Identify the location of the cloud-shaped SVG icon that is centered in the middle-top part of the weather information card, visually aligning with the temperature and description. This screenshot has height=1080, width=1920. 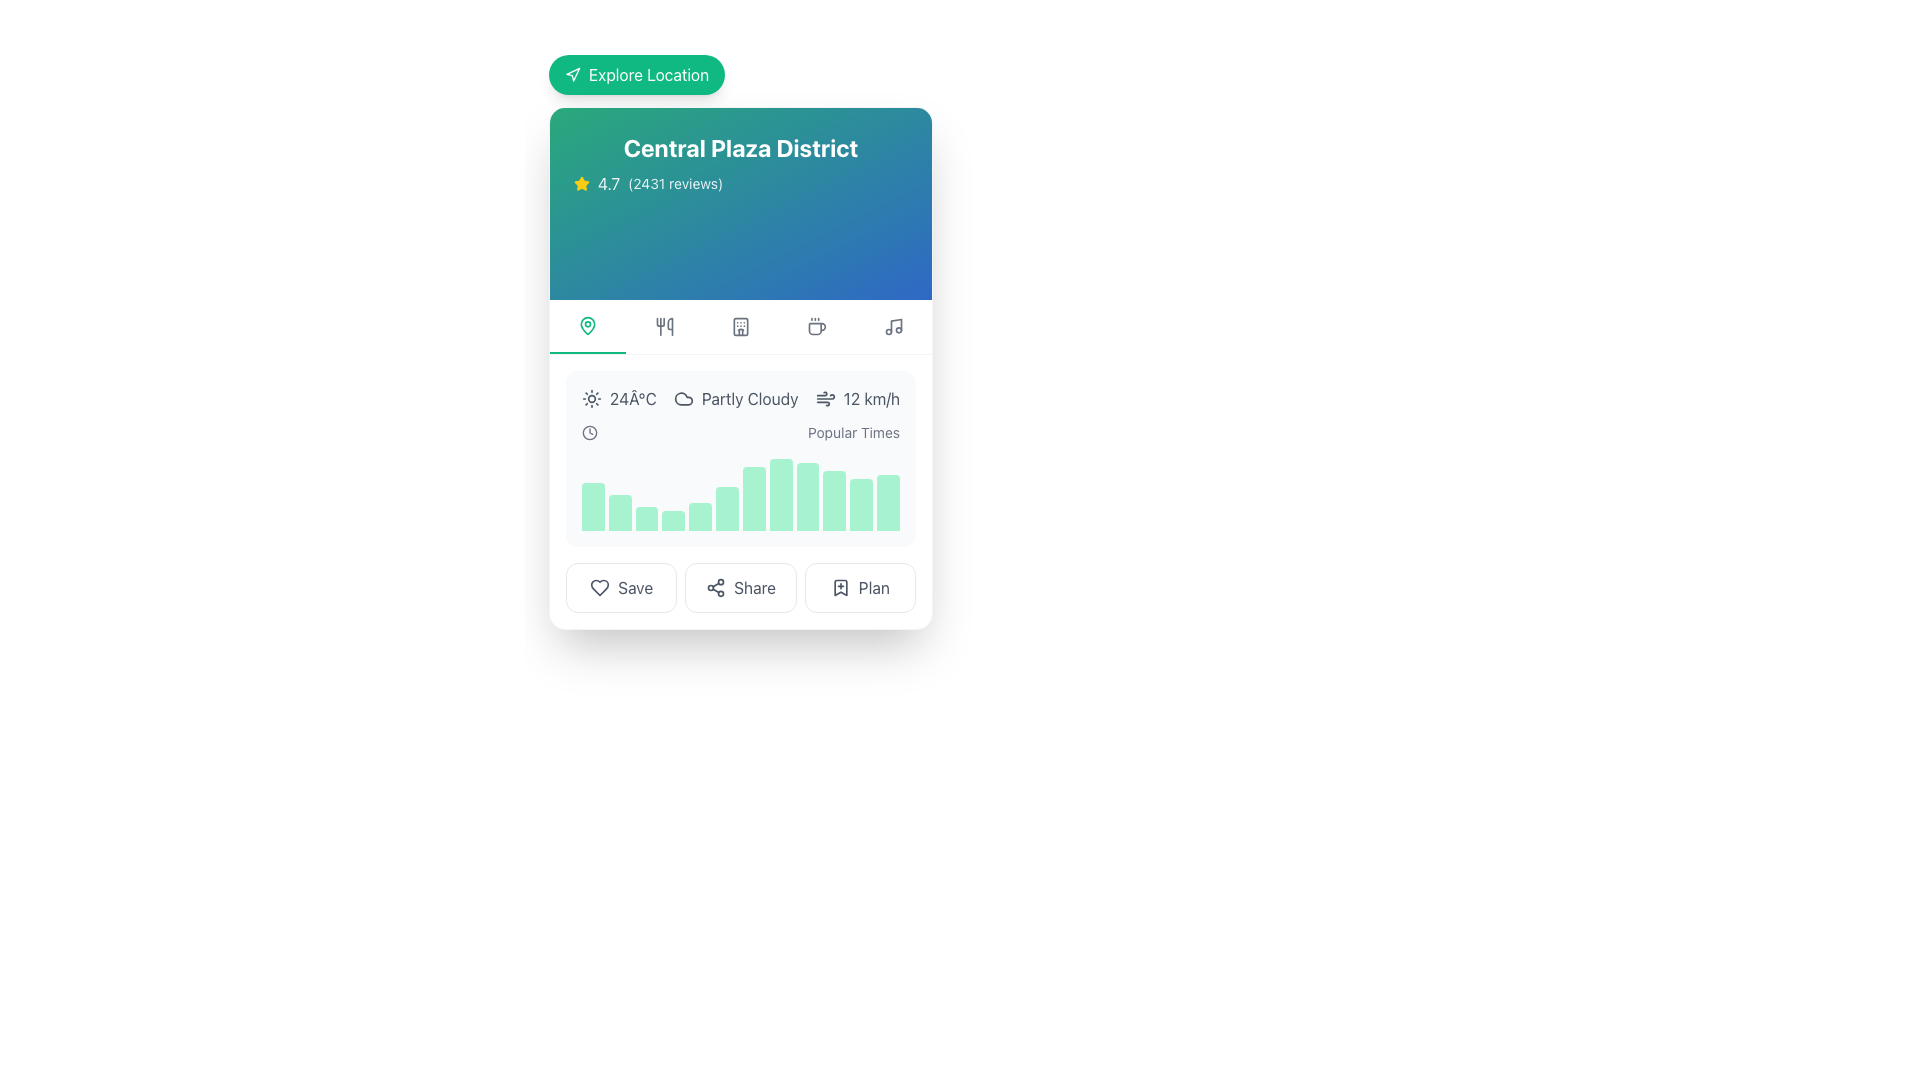
(683, 398).